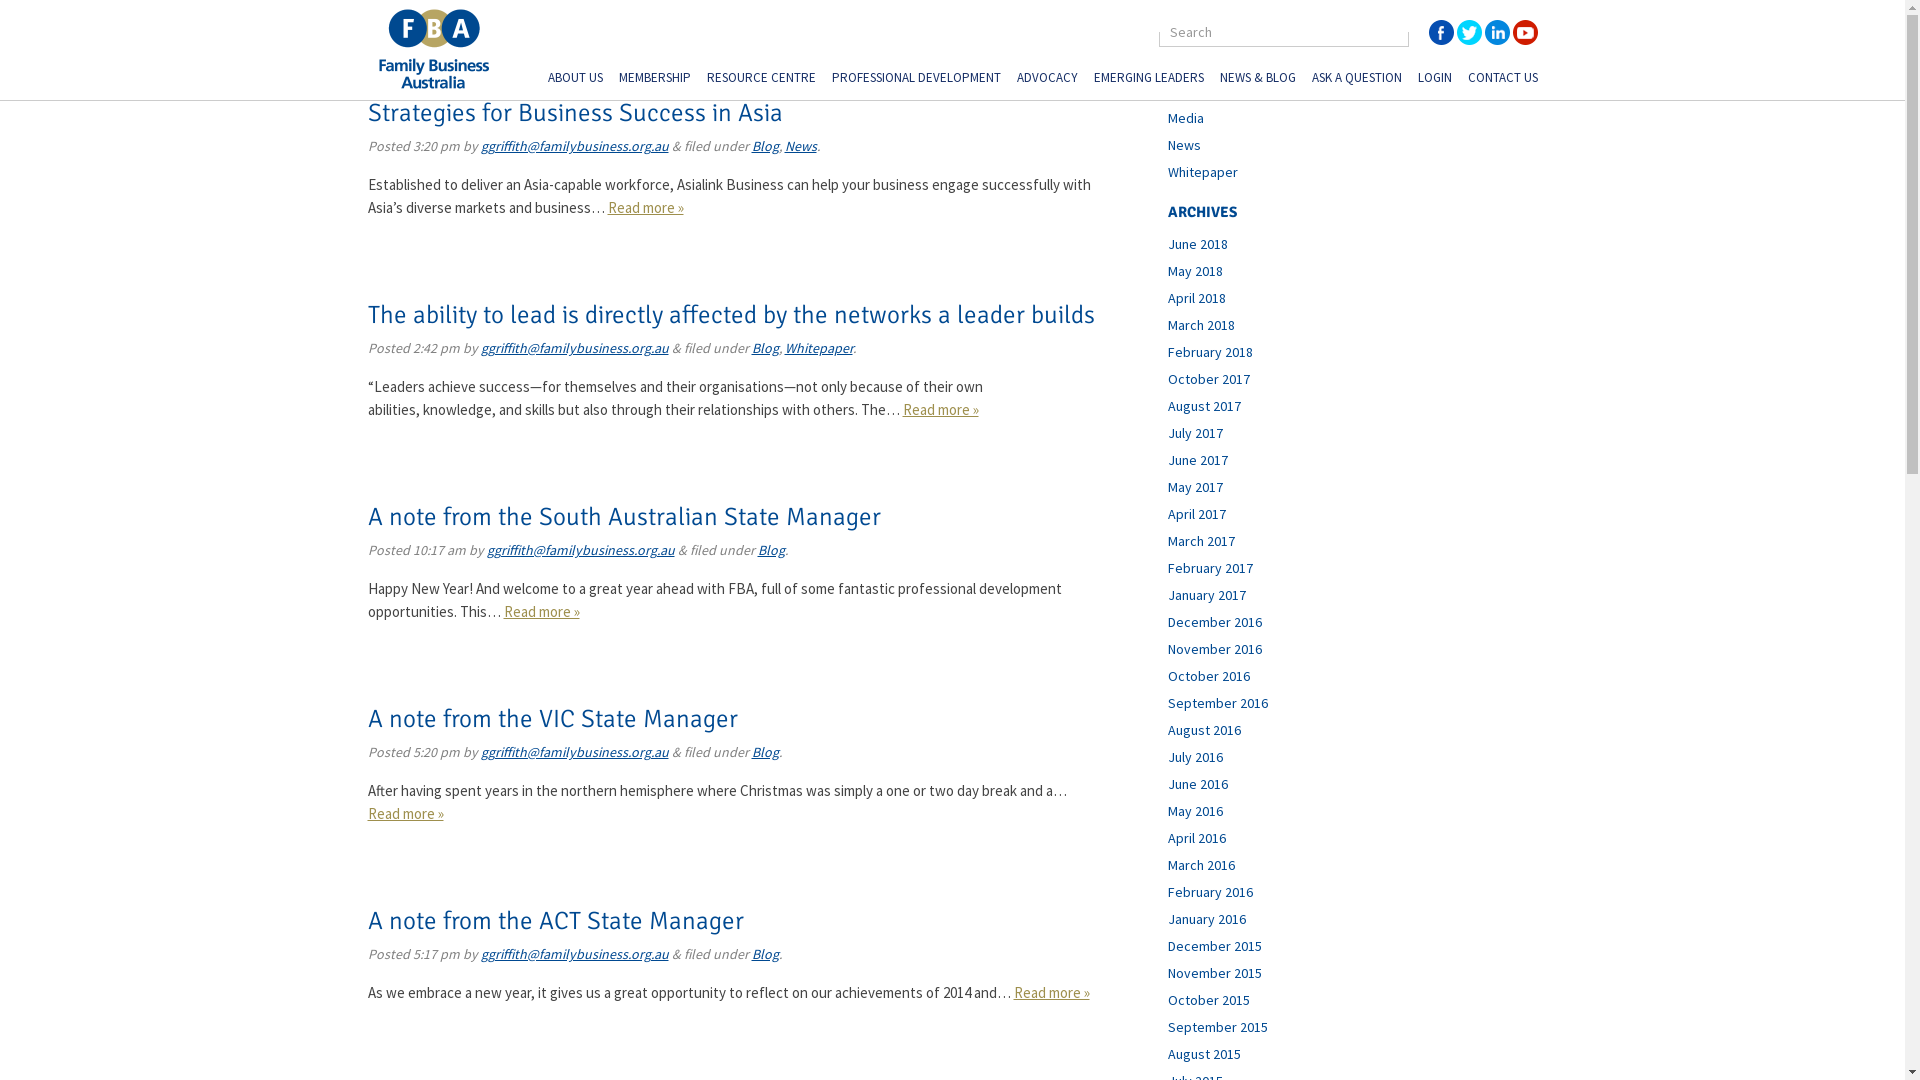 The width and height of the screenshot is (1920, 1080). I want to click on 'ABOUT US', so click(574, 79).